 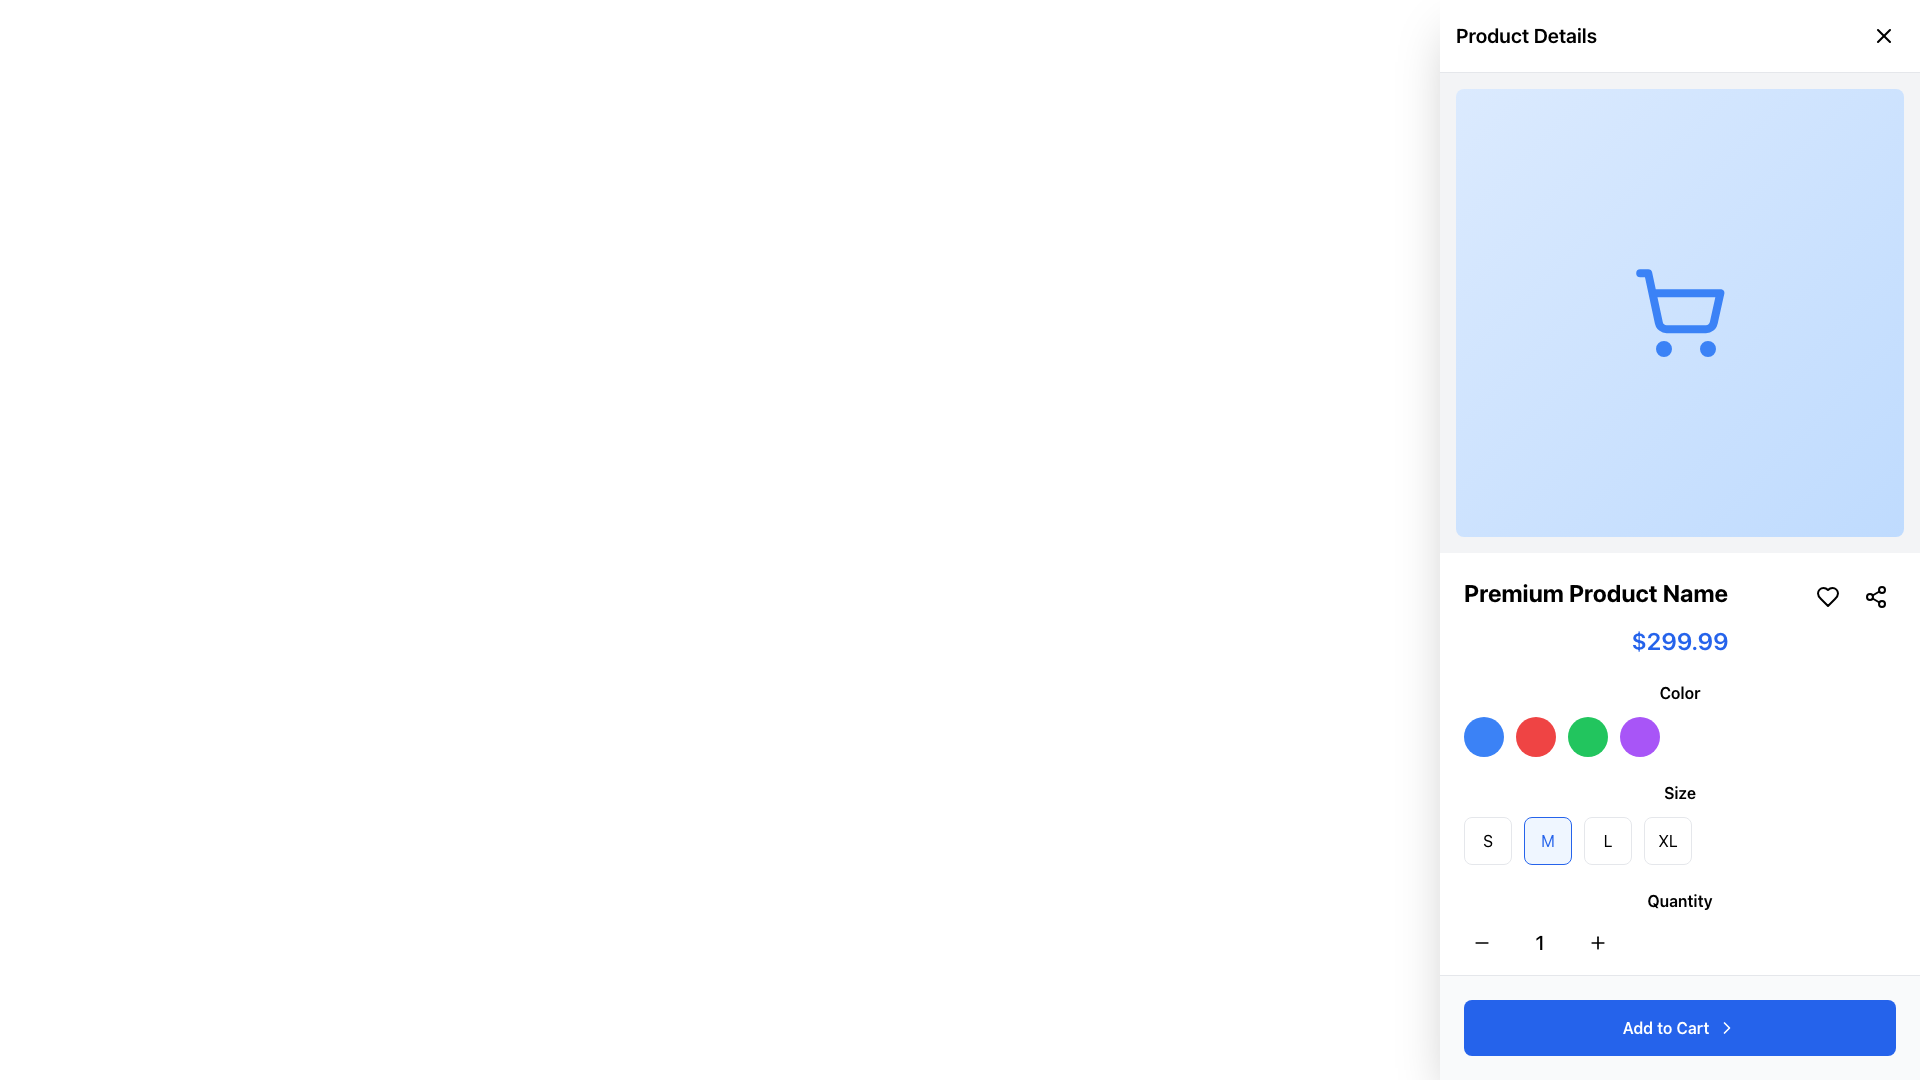 I want to click on the static text label displaying the price of the listed product, located below the product name 'Premium Product Name', so click(x=1680, y=640).